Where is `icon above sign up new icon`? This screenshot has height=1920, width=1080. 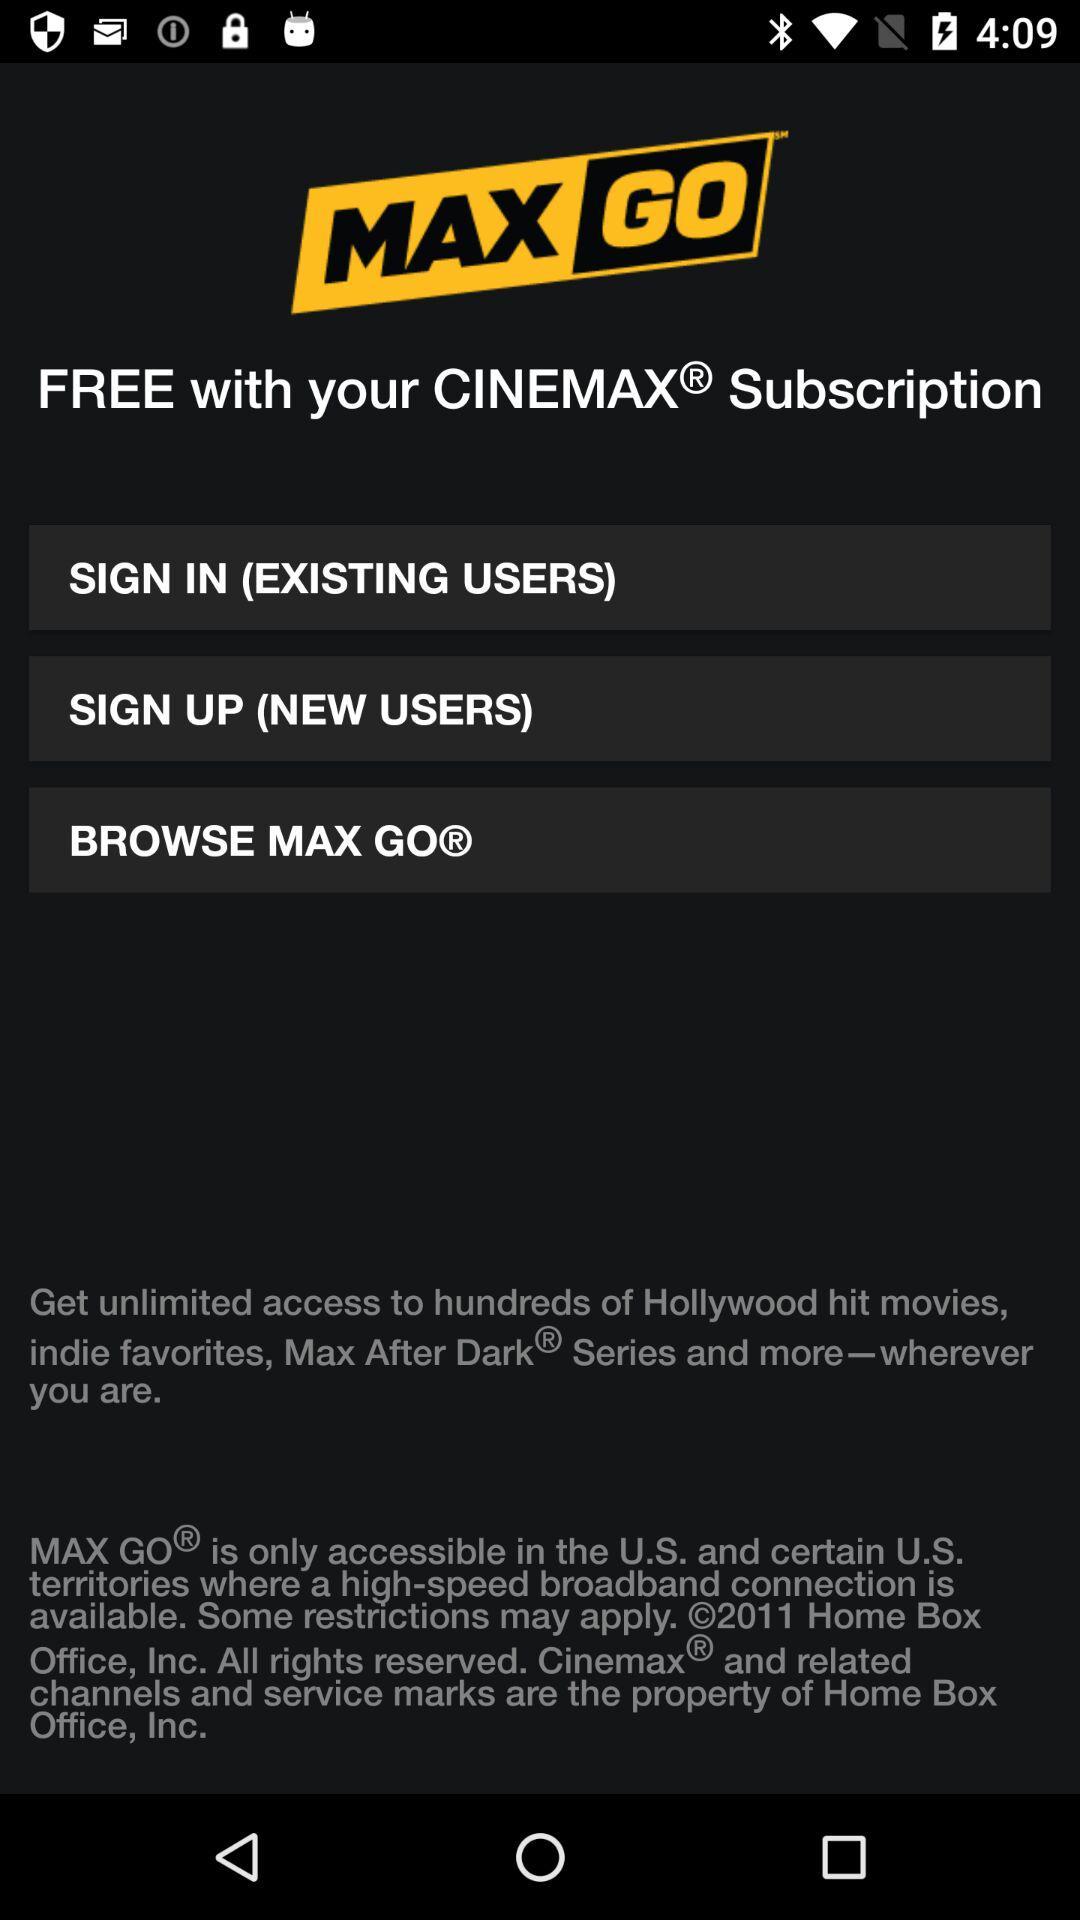
icon above sign up new icon is located at coordinates (540, 576).